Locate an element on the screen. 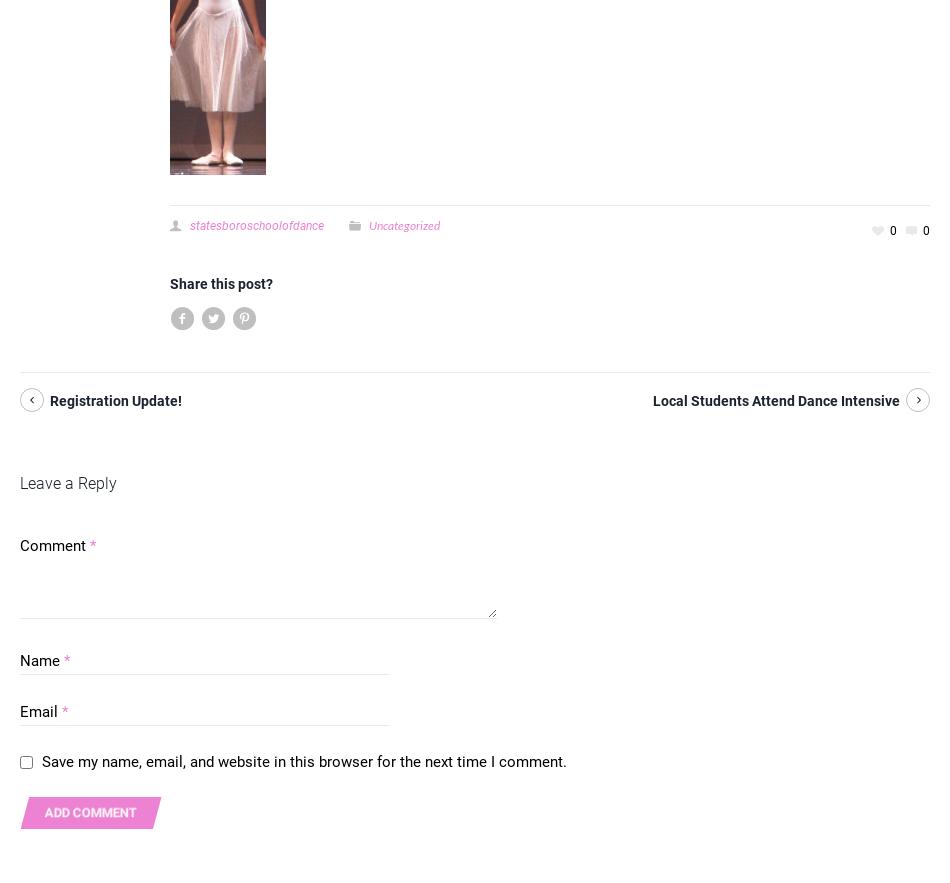 This screenshot has width=950, height=883. 'Local Students Attend Dance Intensive' is located at coordinates (775, 399).